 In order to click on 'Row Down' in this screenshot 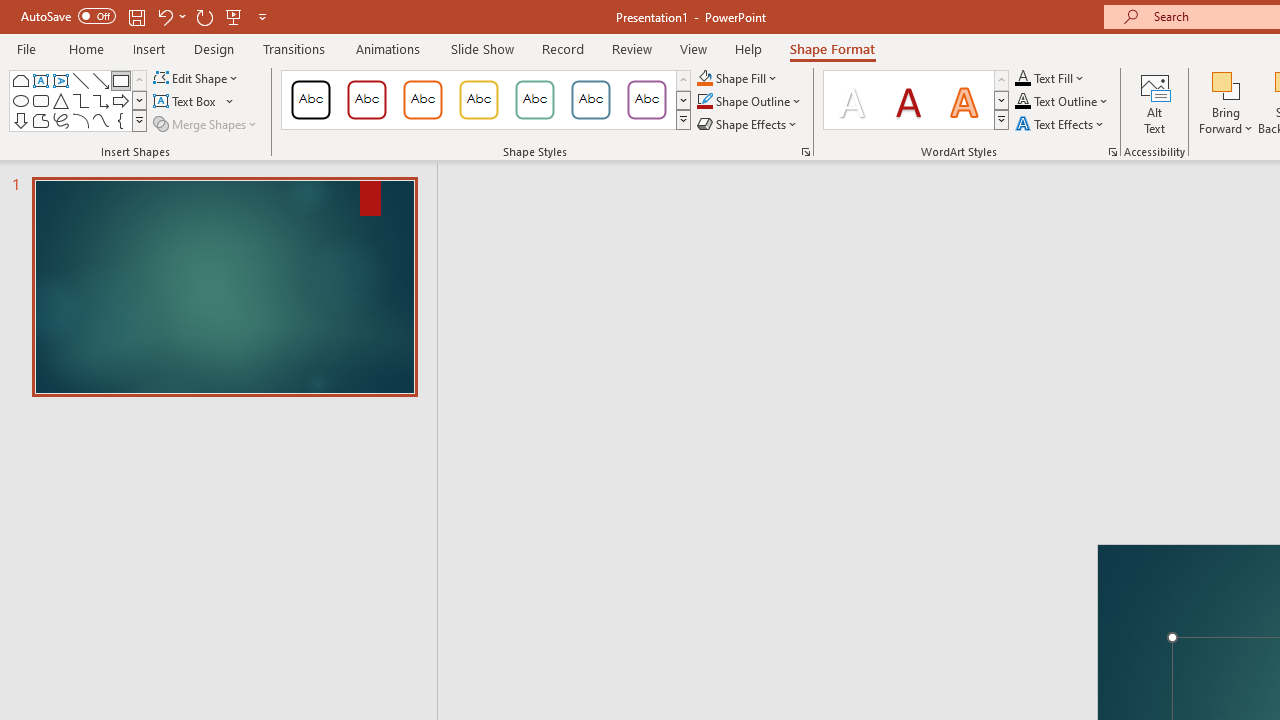, I will do `click(1001, 100)`.